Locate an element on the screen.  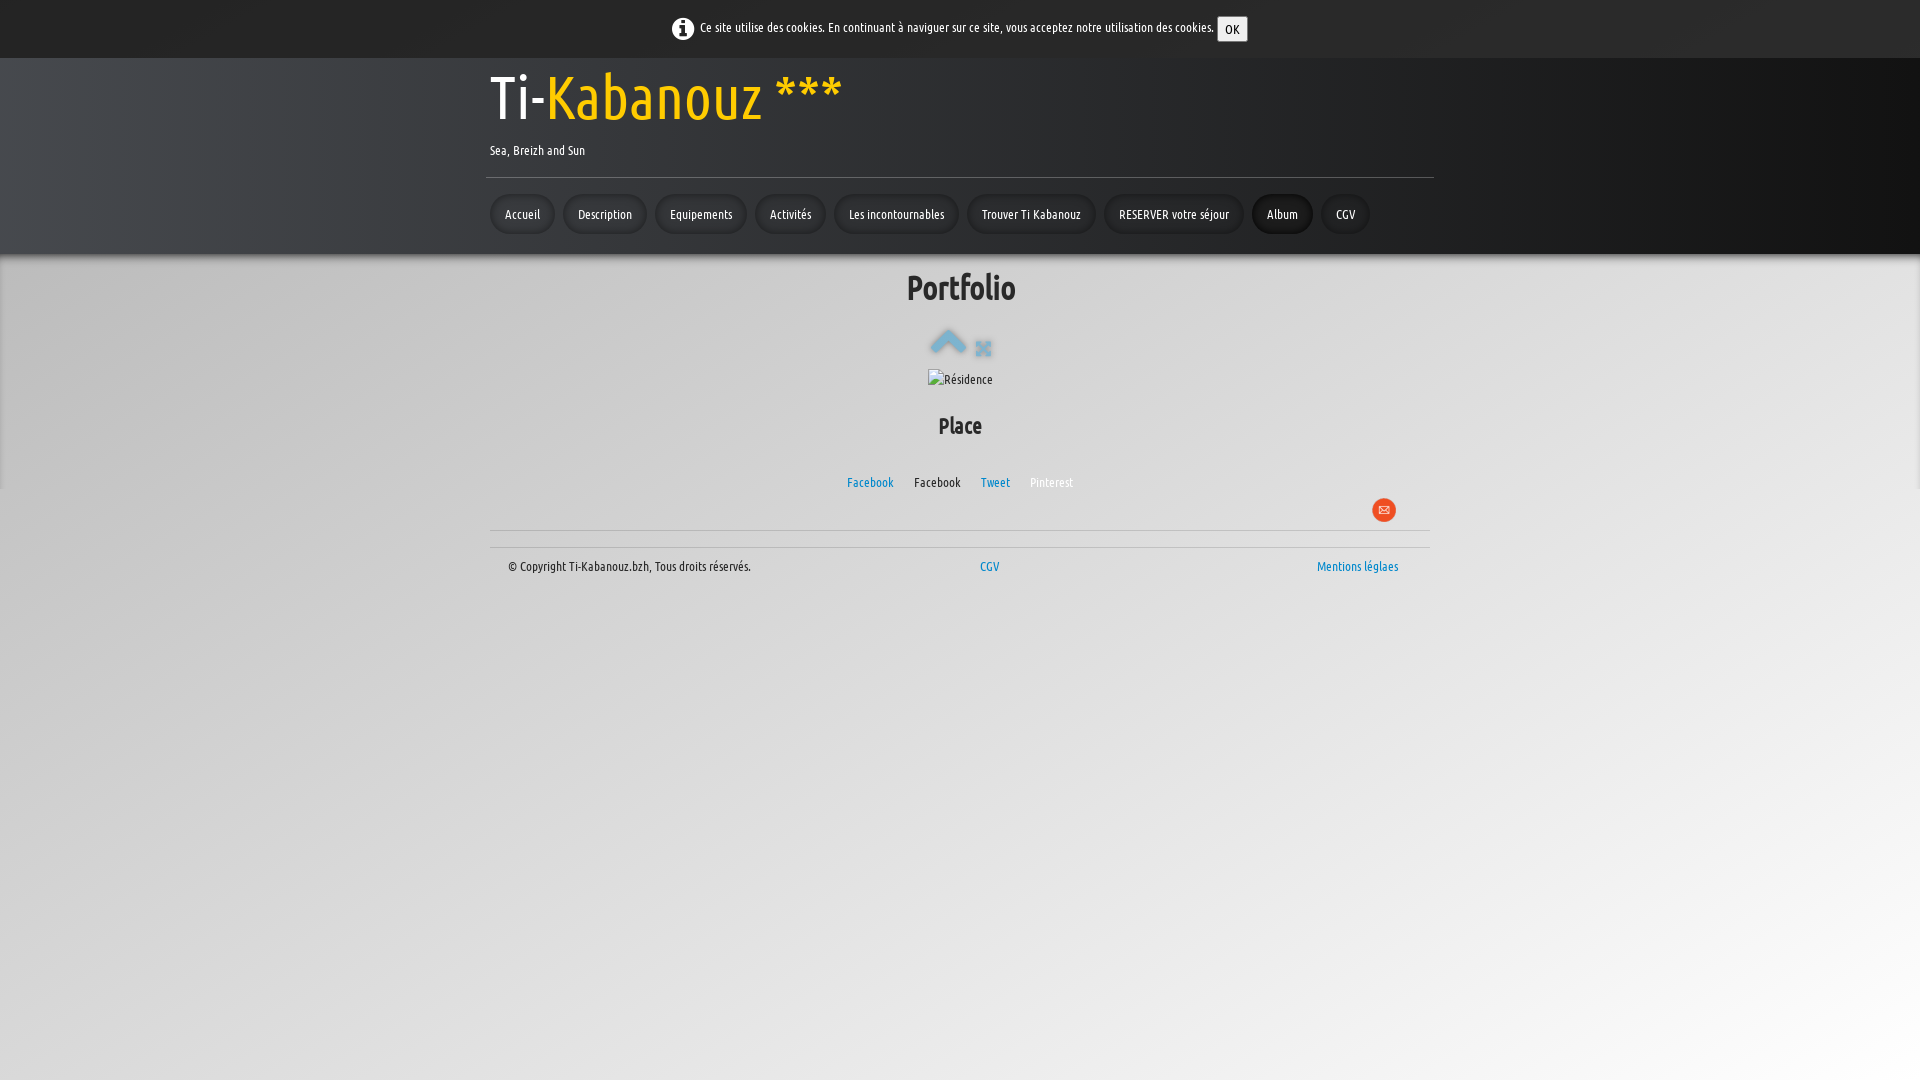
'place' is located at coordinates (960, 378).